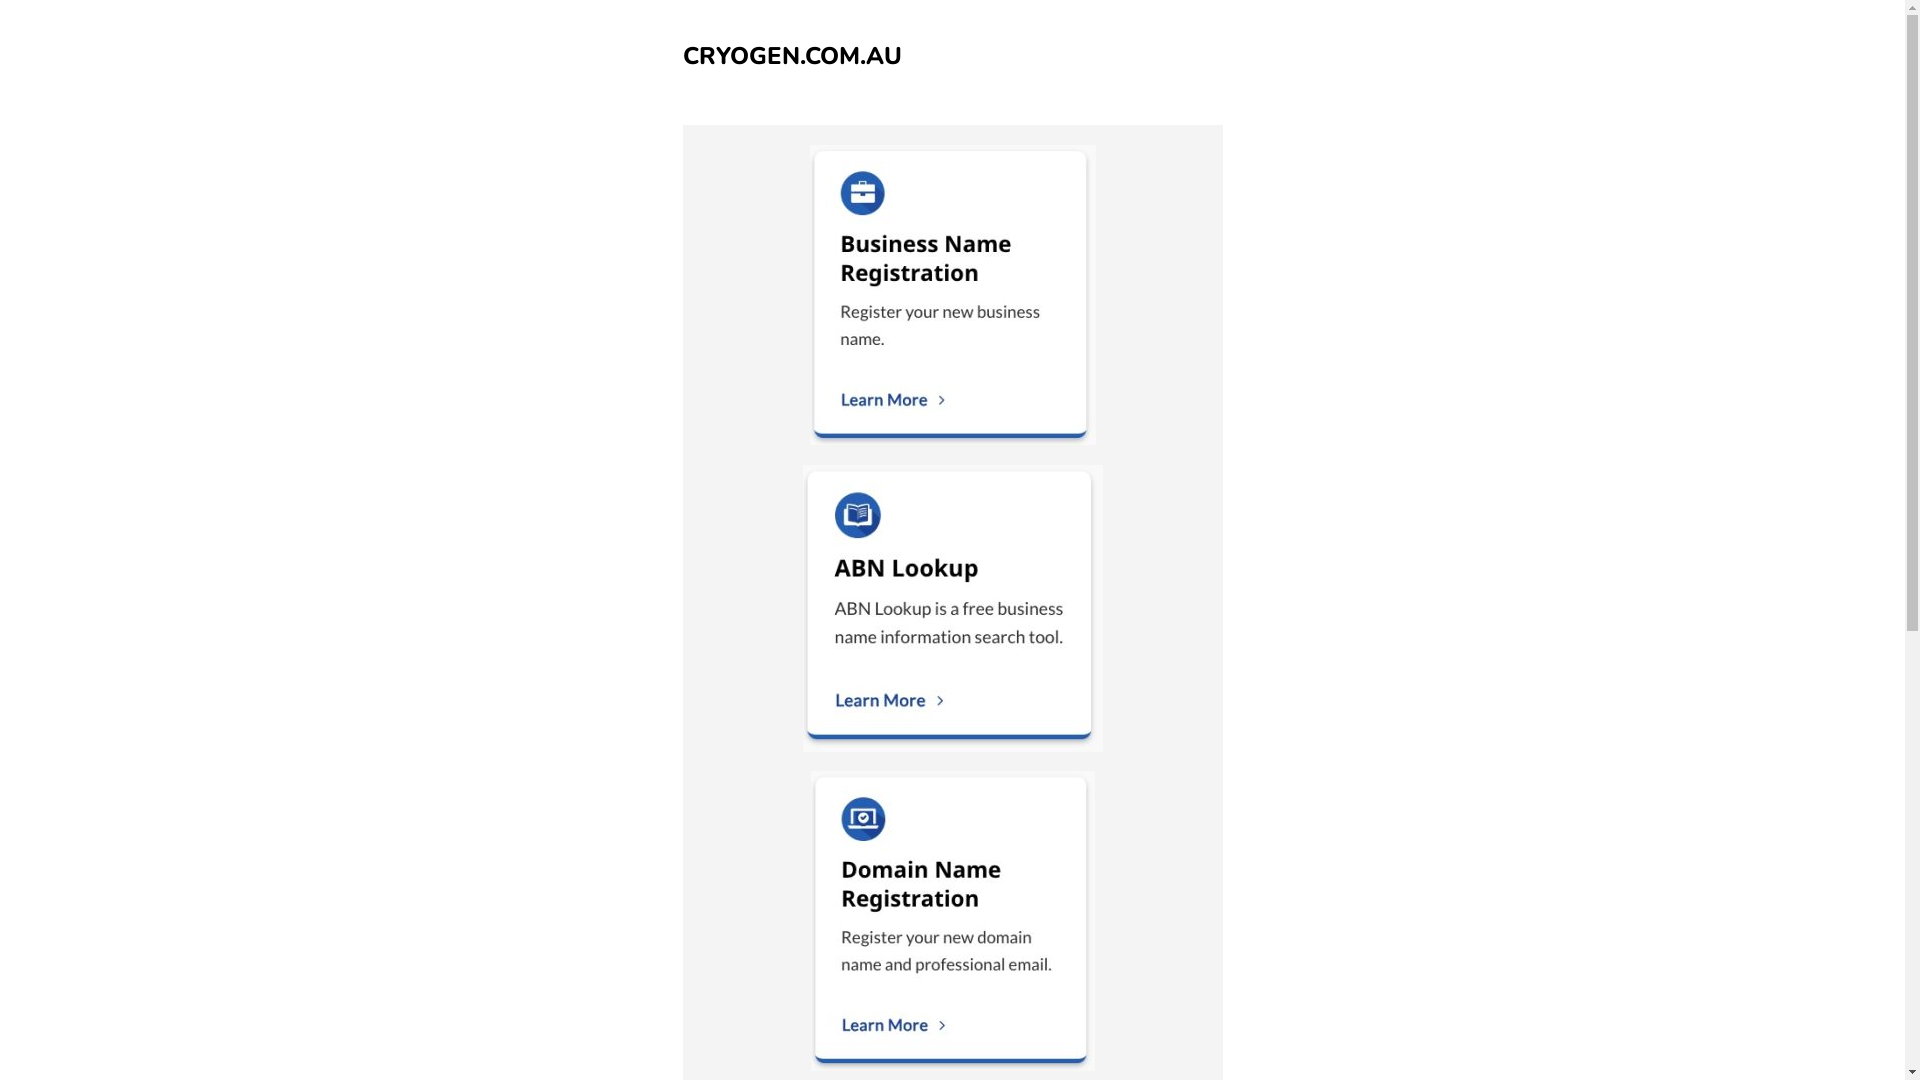  What do you see at coordinates (790, 55) in the screenshot?
I see `'CRYOGEN.COM.AU'` at bounding box center [790, 55].